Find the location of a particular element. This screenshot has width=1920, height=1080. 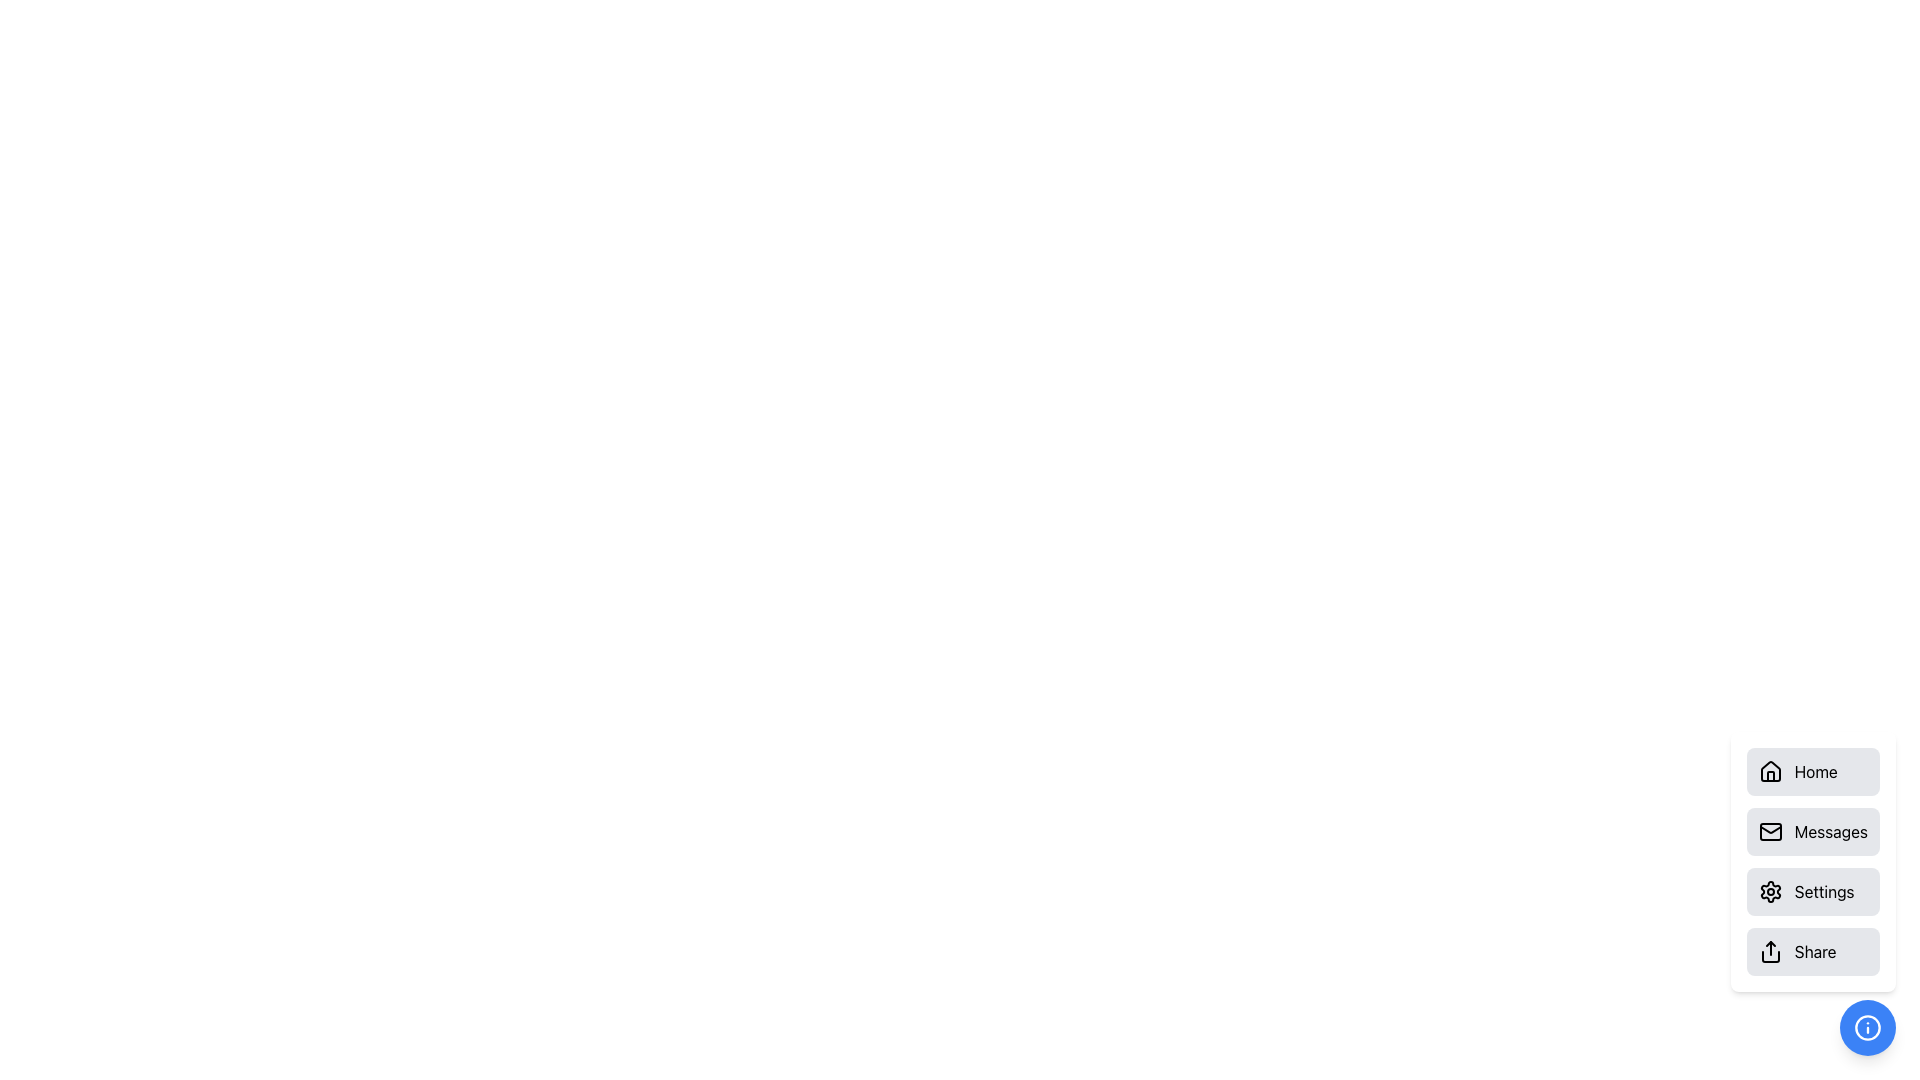

the 'Settings' button, which is a rectangular button with rounded corners, gray background, and a gear icon on the left, positioned third in a vertical list of buttons is located at coordinates (1813, 890).